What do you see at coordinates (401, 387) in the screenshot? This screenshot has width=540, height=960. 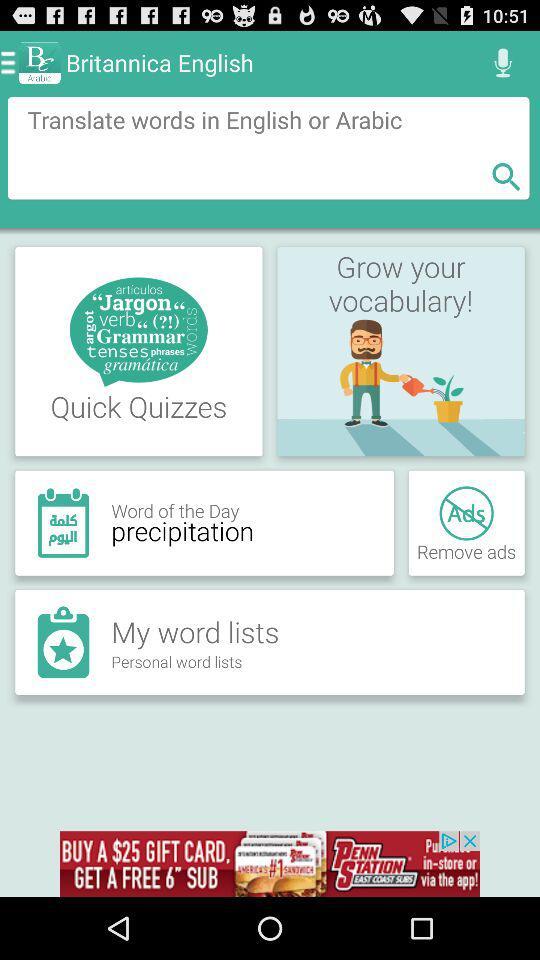 I see `the image shown below vocabulary` at bounding box center [401, 387].